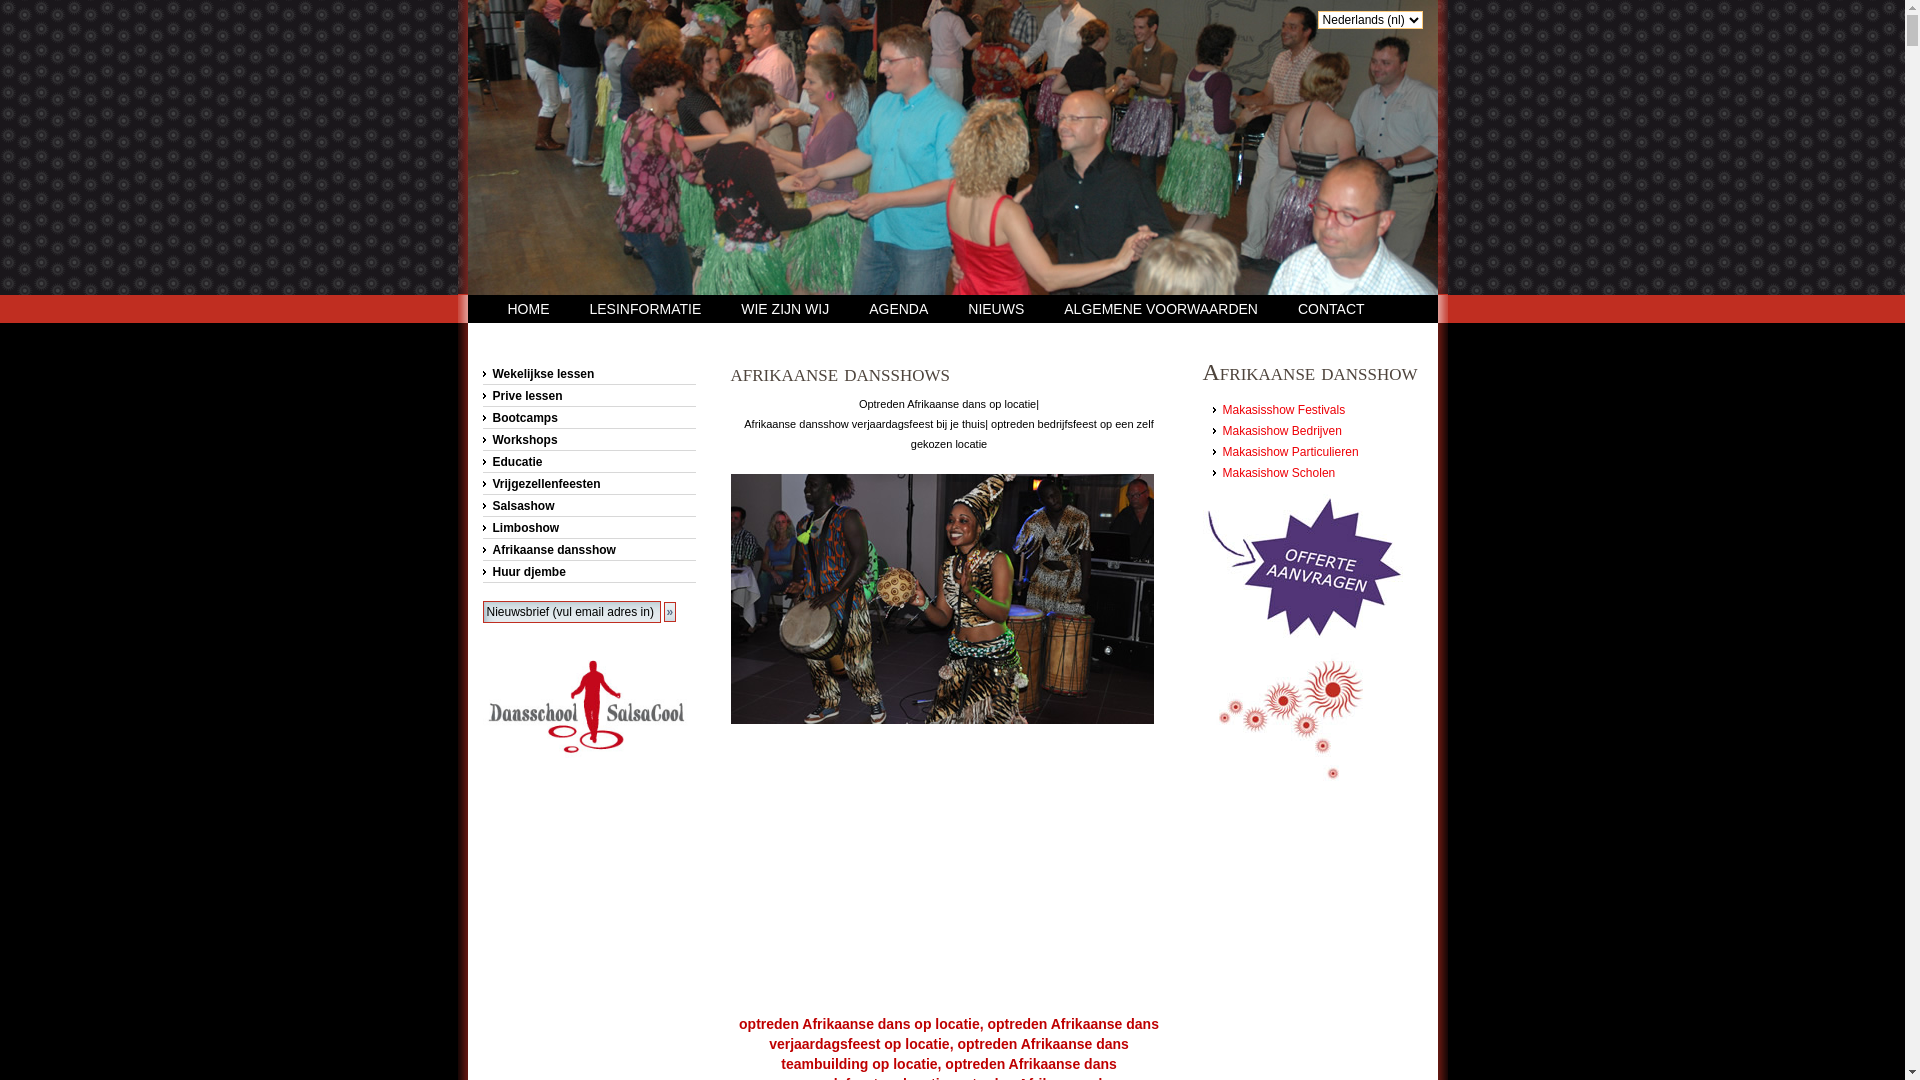 The height and width of the screenshot is (1080, 1920). Describe the element at coordinates (587, 571) in the screenshot. I see `'Huur djembe'` at that location.